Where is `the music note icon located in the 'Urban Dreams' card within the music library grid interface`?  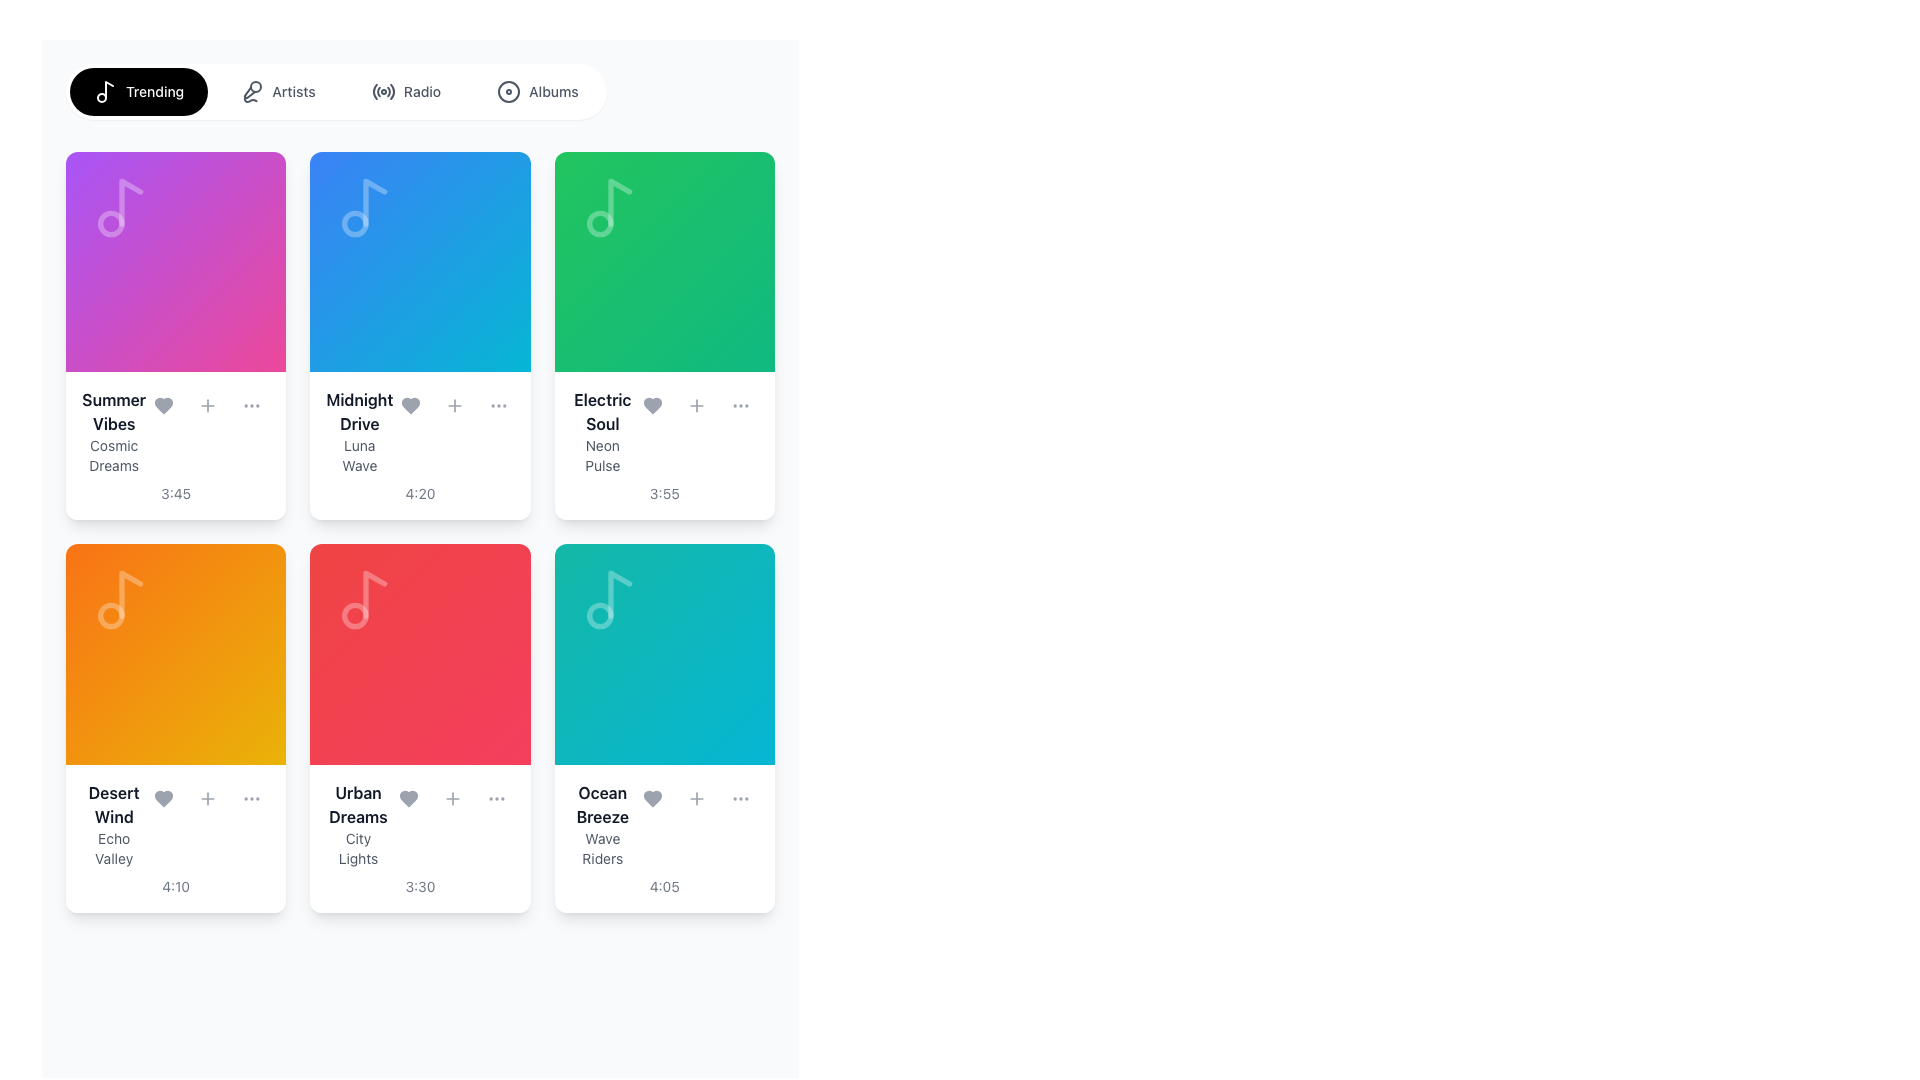 the music note icon located in the 'Urban Dreams' card within the music library grid interface is located at coordinates (366, 599).